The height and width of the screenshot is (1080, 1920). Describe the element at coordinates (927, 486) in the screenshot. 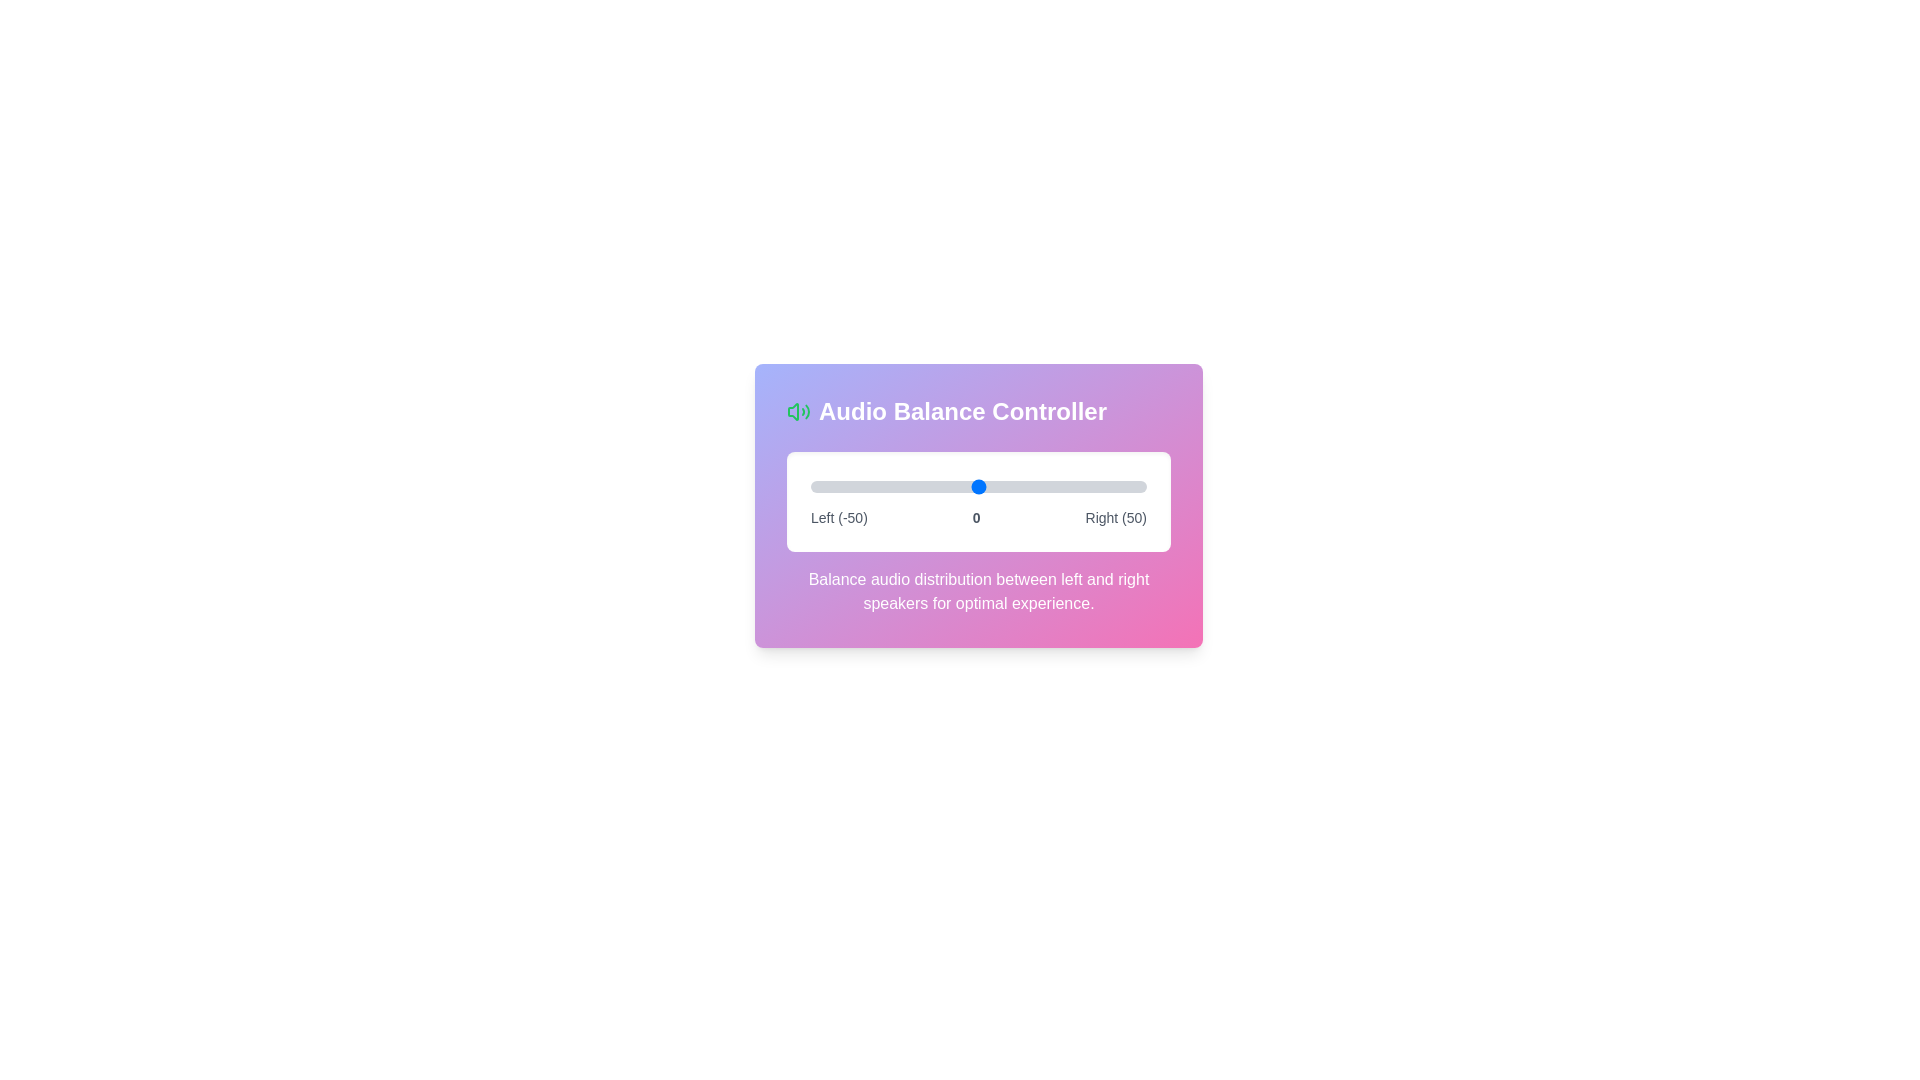

I see `the balance slider to set the audio balance to -15` at that location.